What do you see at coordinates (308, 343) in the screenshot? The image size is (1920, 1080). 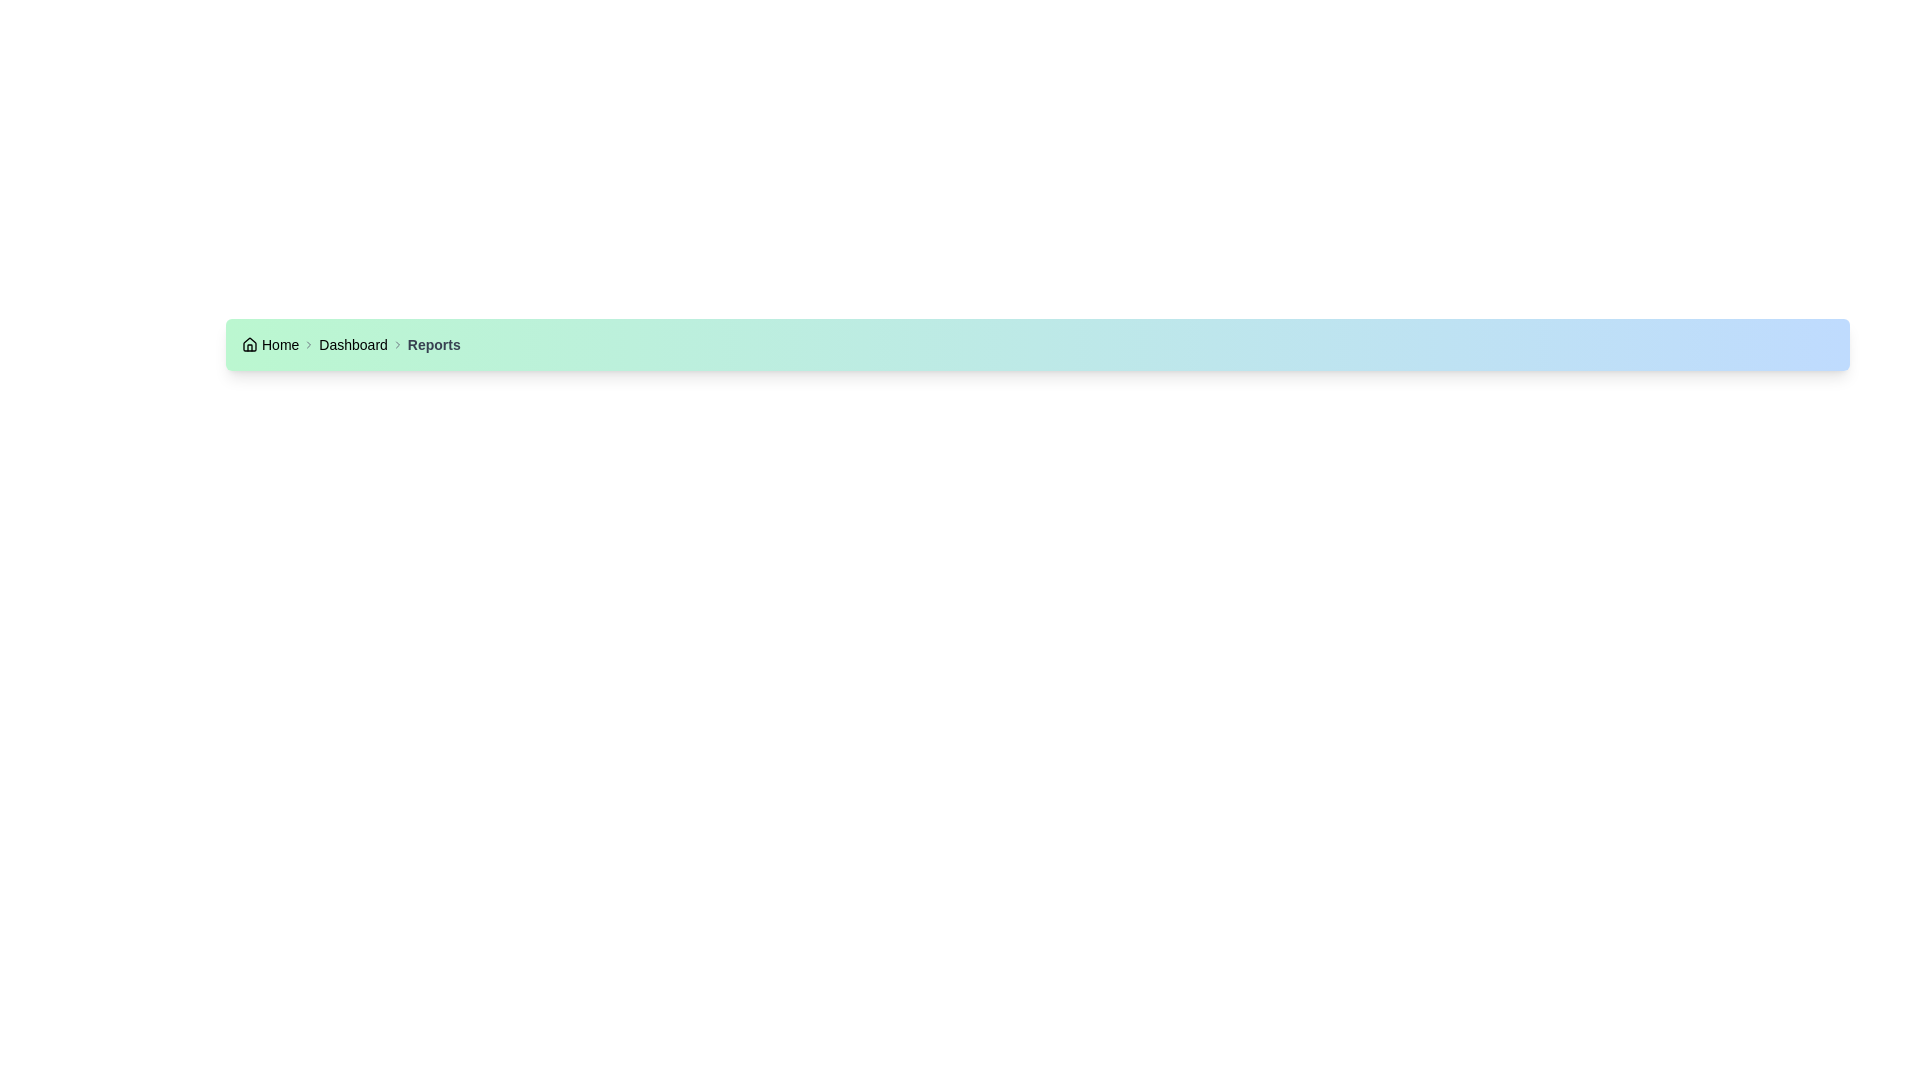 I see `the Chevron icon in the breadcrumb navigation that separates 'Home' and 'Dashboard', which is the second separator chevron from the left` at bounding box center [308, 343].